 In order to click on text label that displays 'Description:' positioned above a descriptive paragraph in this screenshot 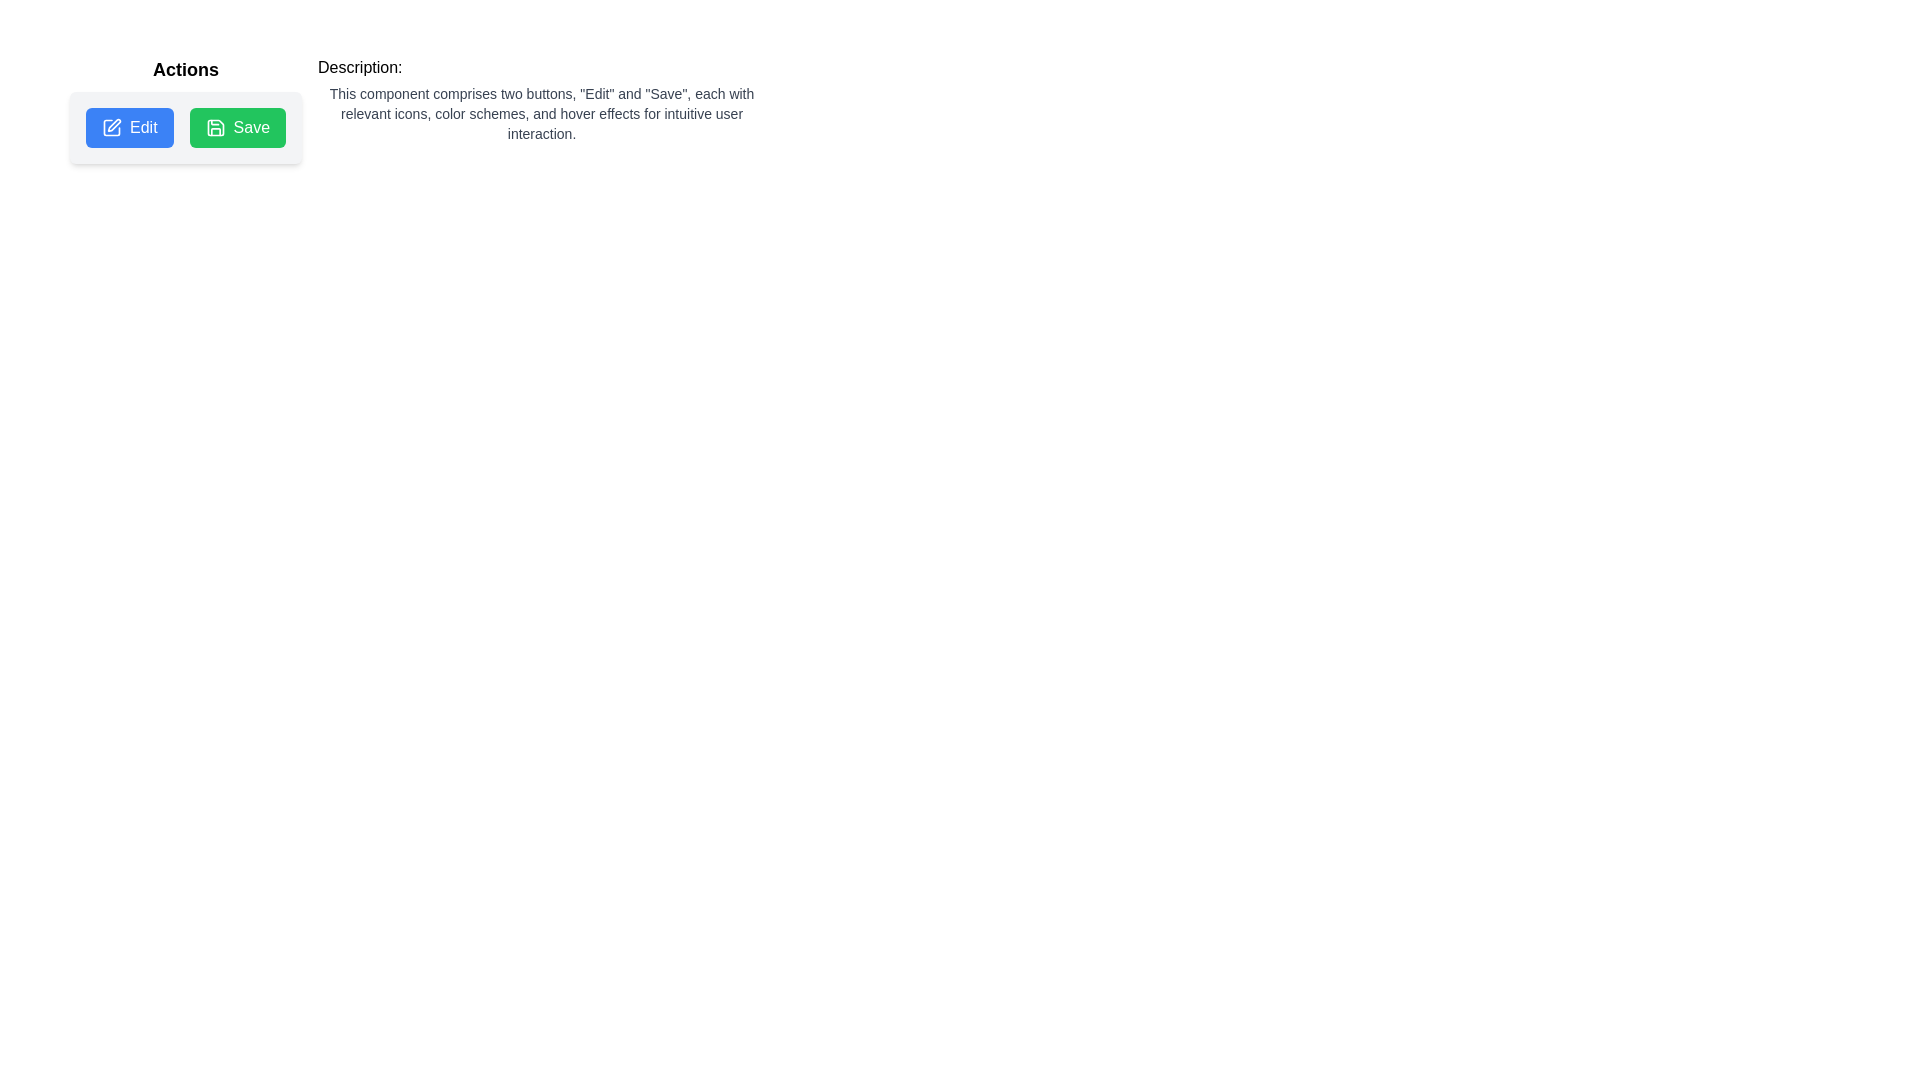, I will do `click(360, 67)`.